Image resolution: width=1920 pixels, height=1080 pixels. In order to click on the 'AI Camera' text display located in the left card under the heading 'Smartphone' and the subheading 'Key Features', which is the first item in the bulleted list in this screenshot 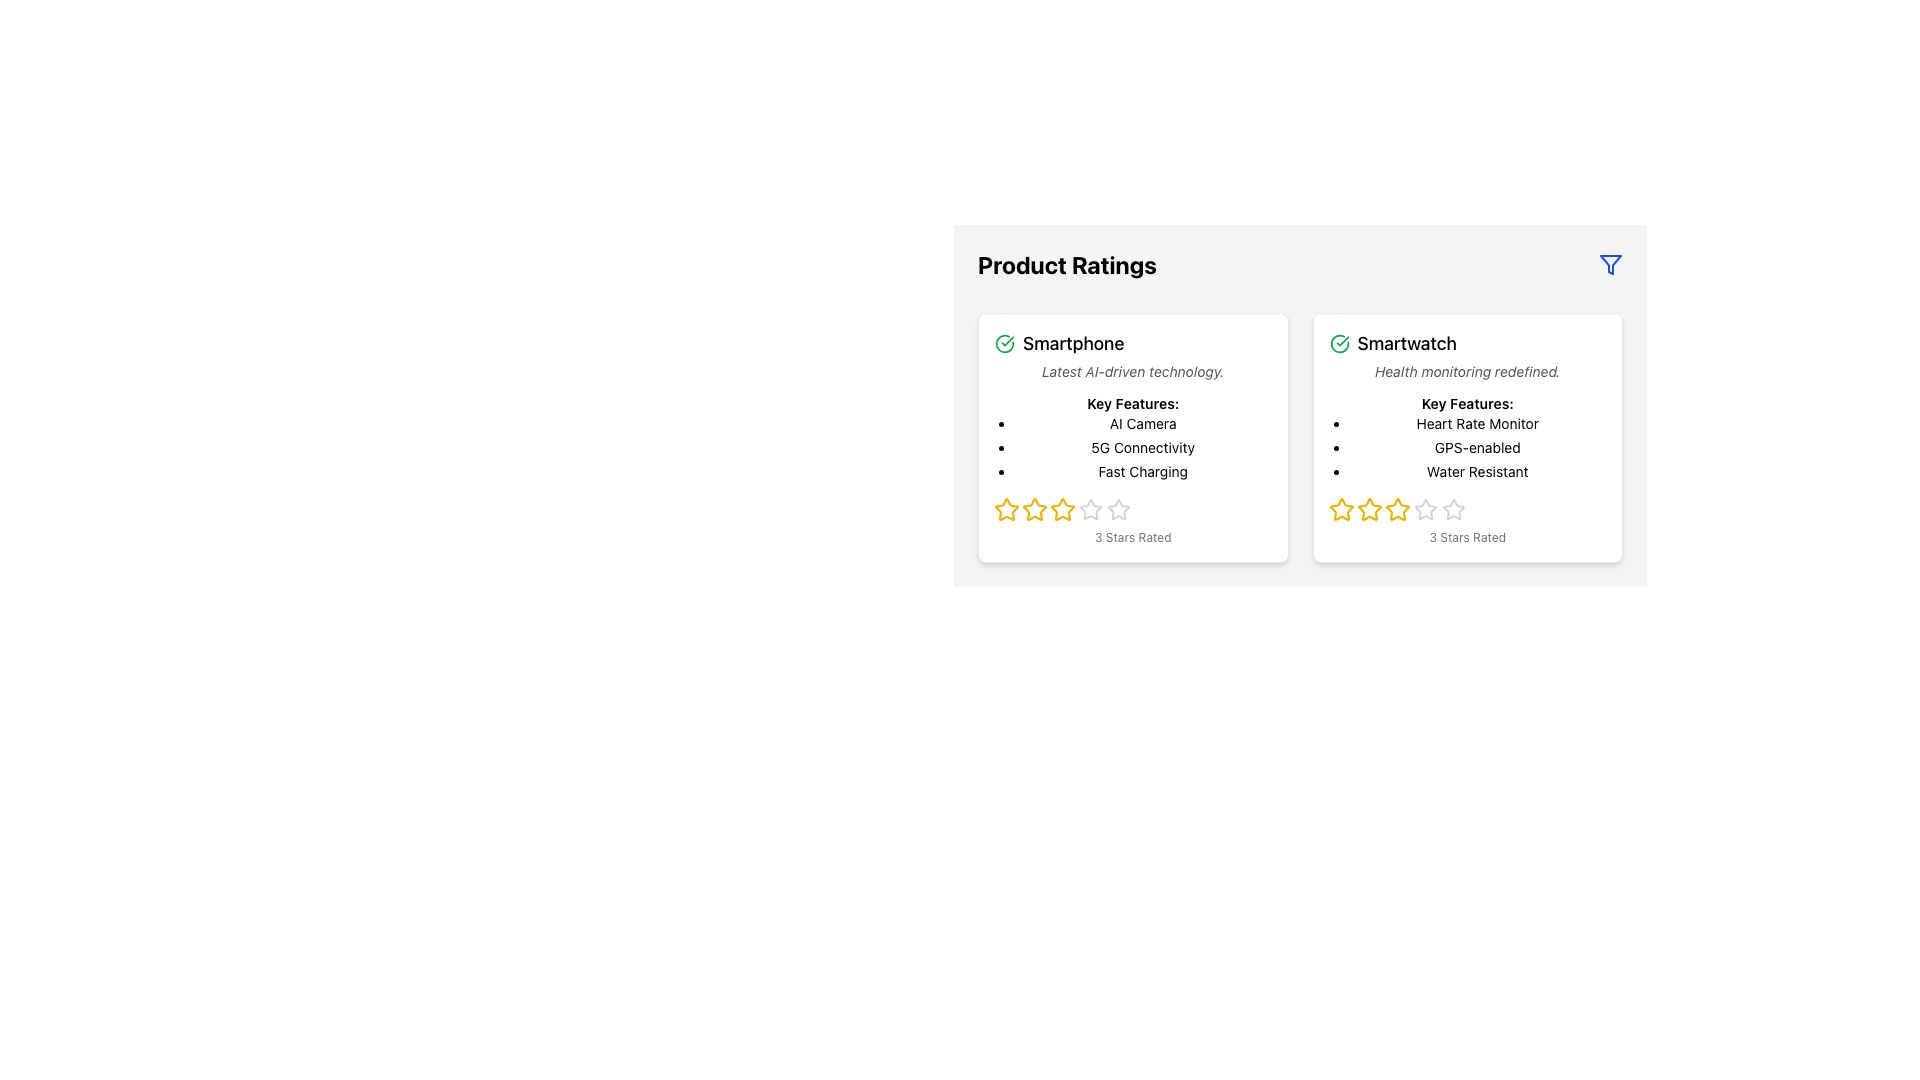, I will do `click(1143, 423)`.